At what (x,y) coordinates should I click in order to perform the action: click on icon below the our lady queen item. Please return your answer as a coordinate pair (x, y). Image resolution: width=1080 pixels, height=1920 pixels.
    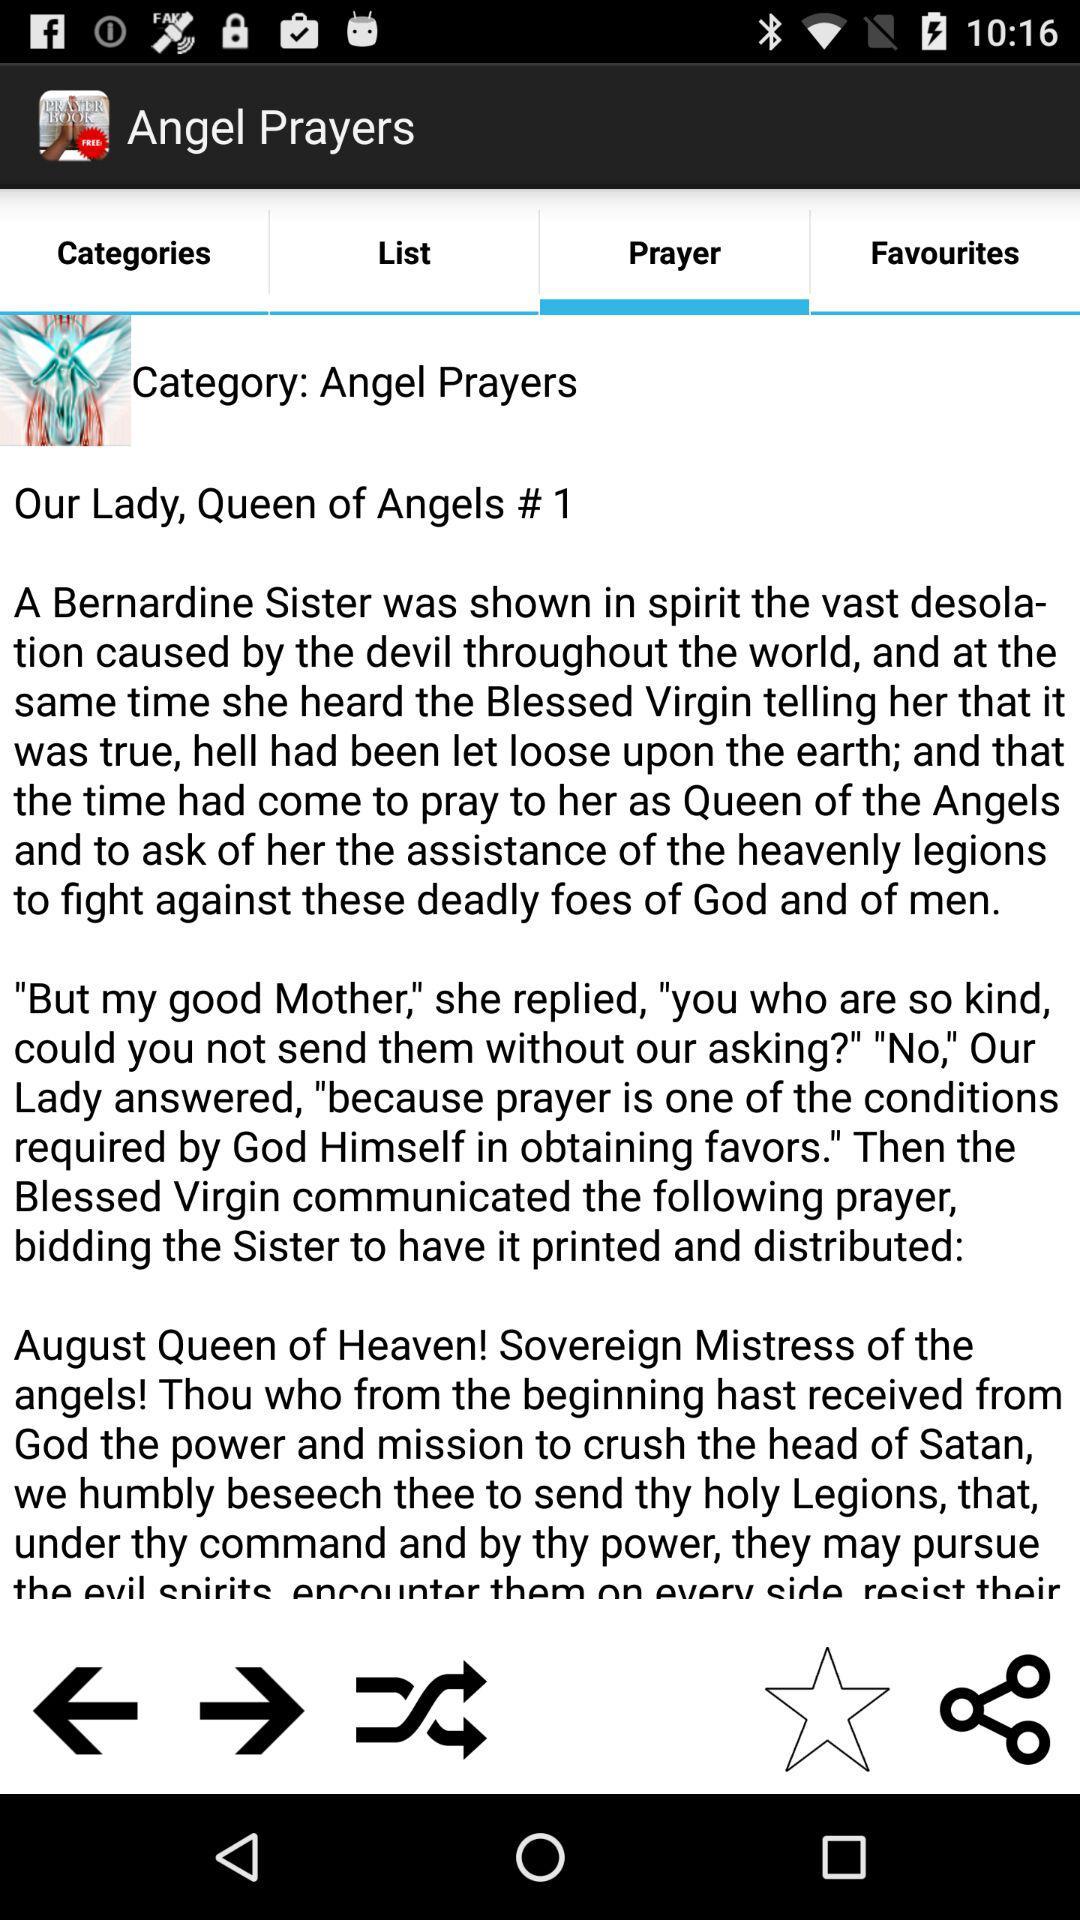
    Looking at the image, I should click on (83, 1708).